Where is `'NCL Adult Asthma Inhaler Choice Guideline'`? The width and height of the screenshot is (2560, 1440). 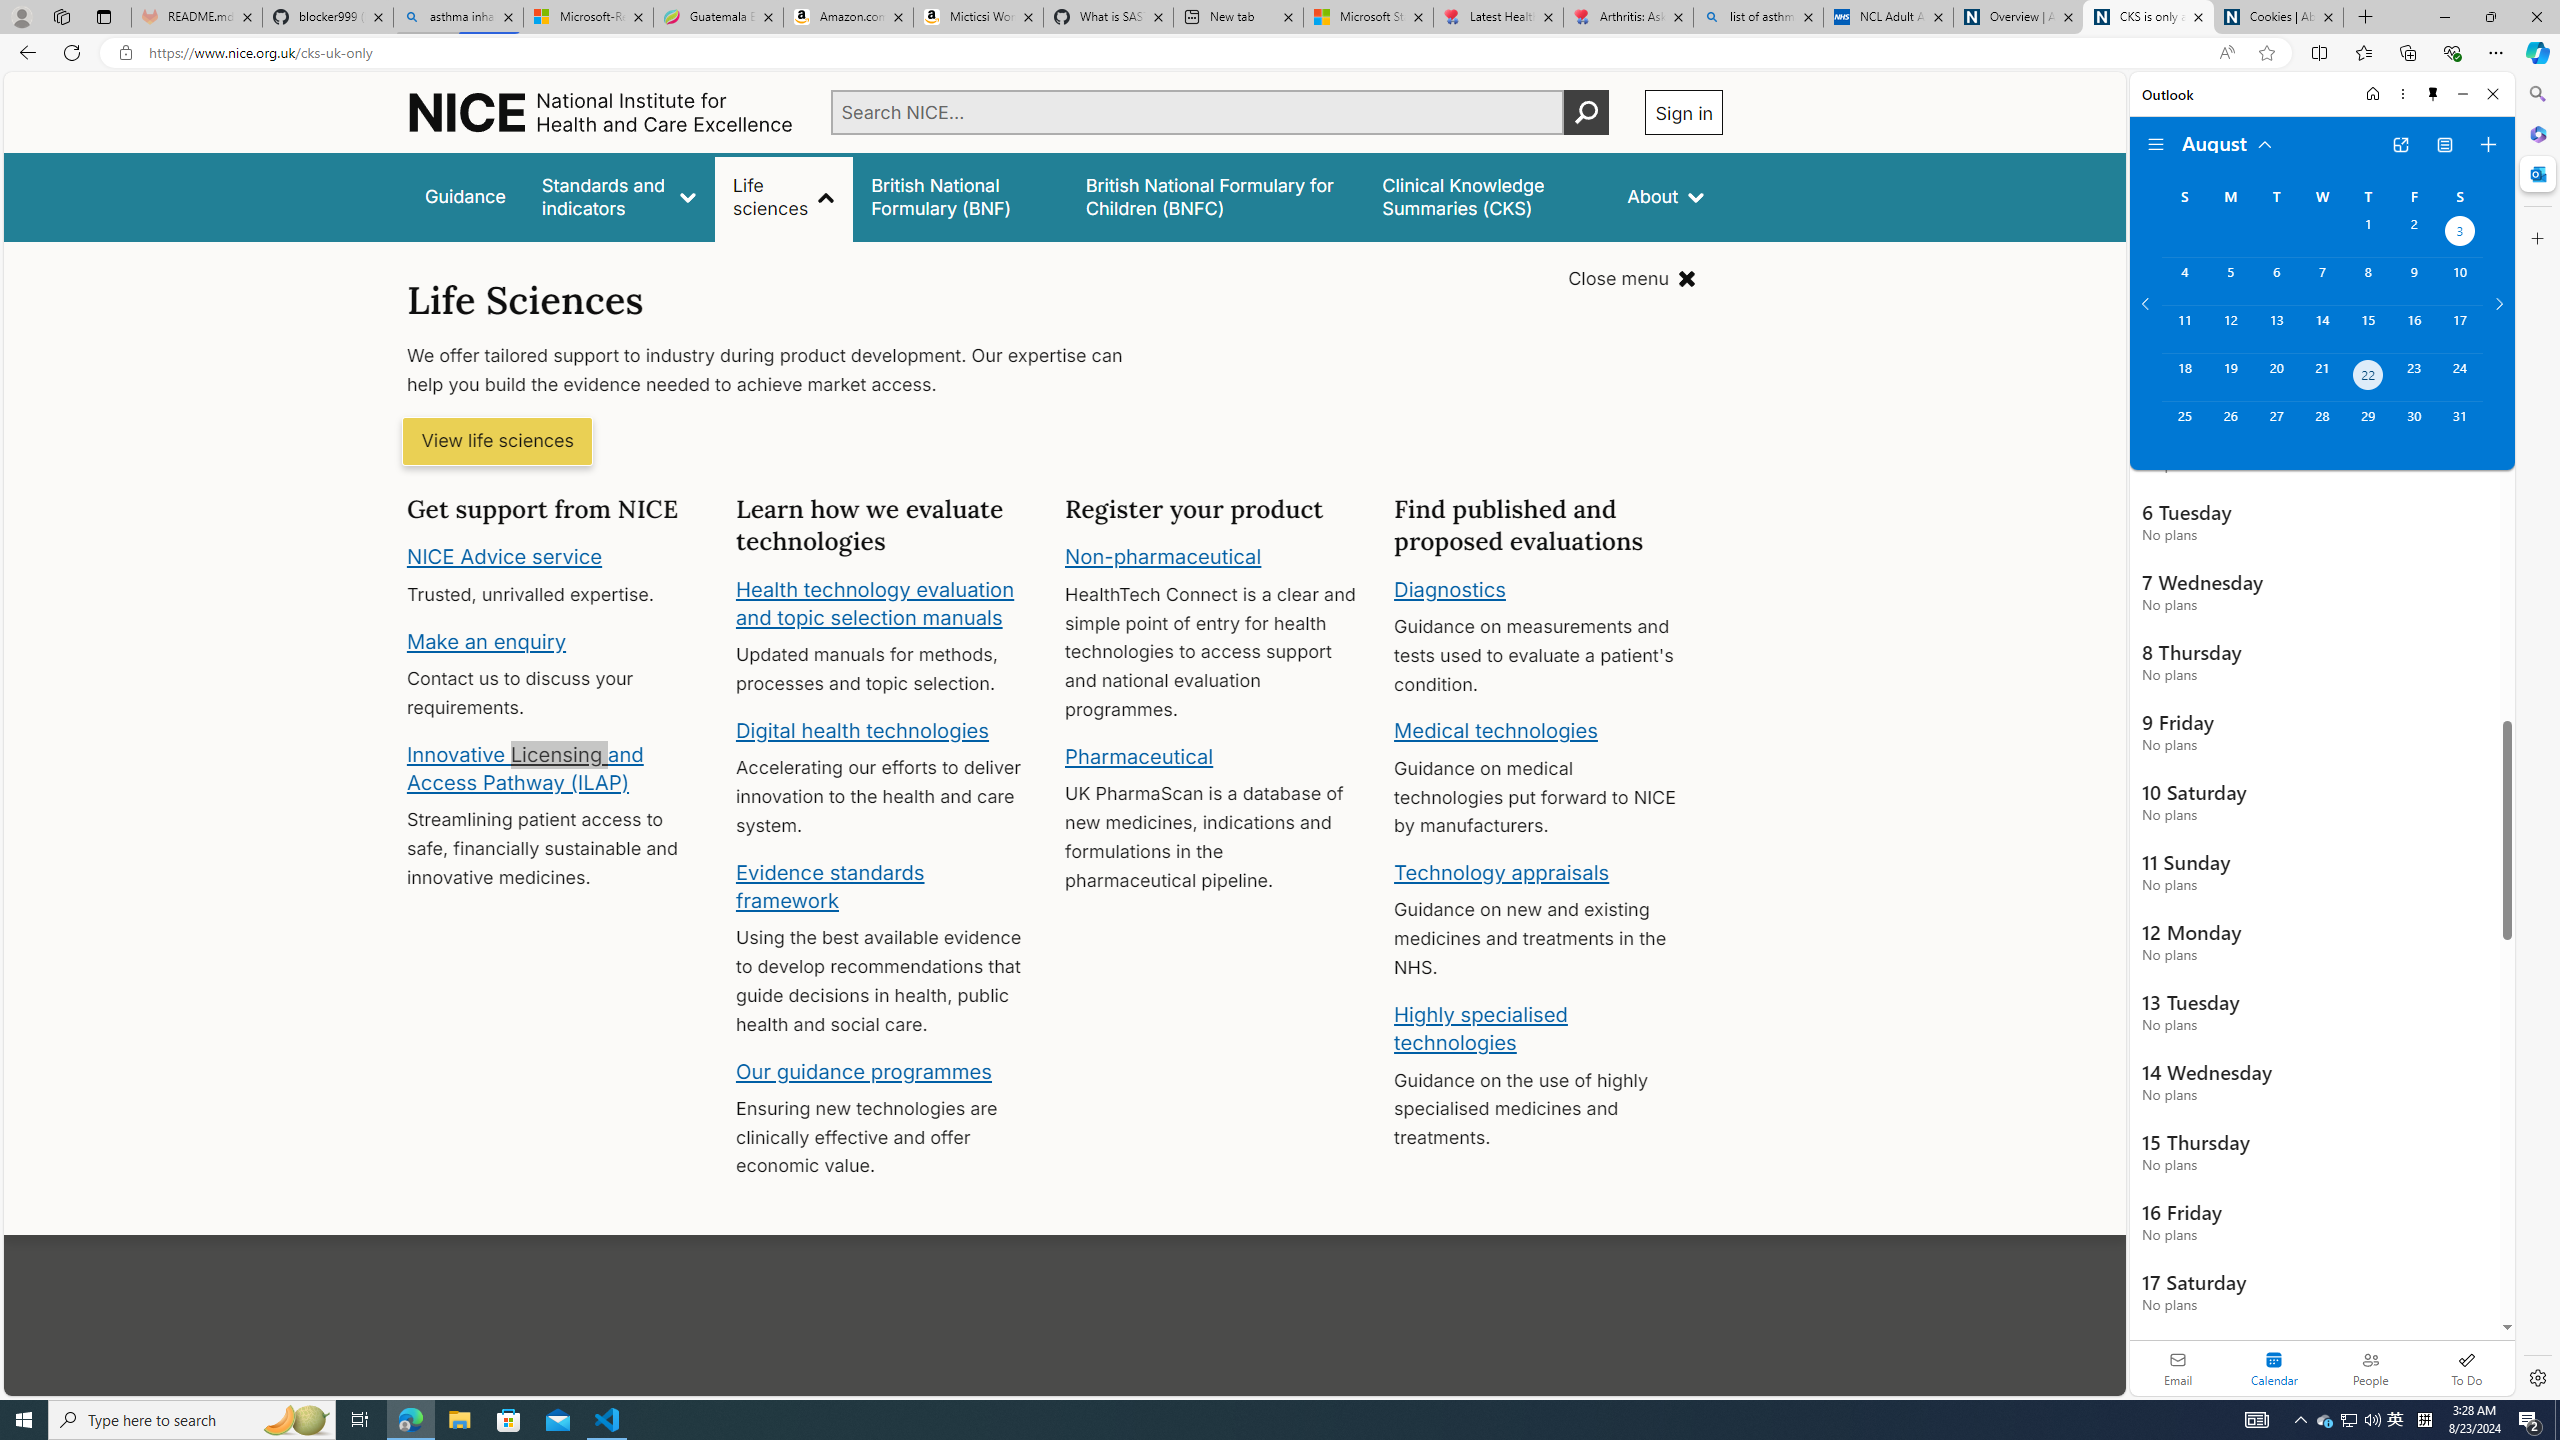
'NCL Adult Asthma Inhaler Choice Guideline' is located at coordinates (1887, 16).